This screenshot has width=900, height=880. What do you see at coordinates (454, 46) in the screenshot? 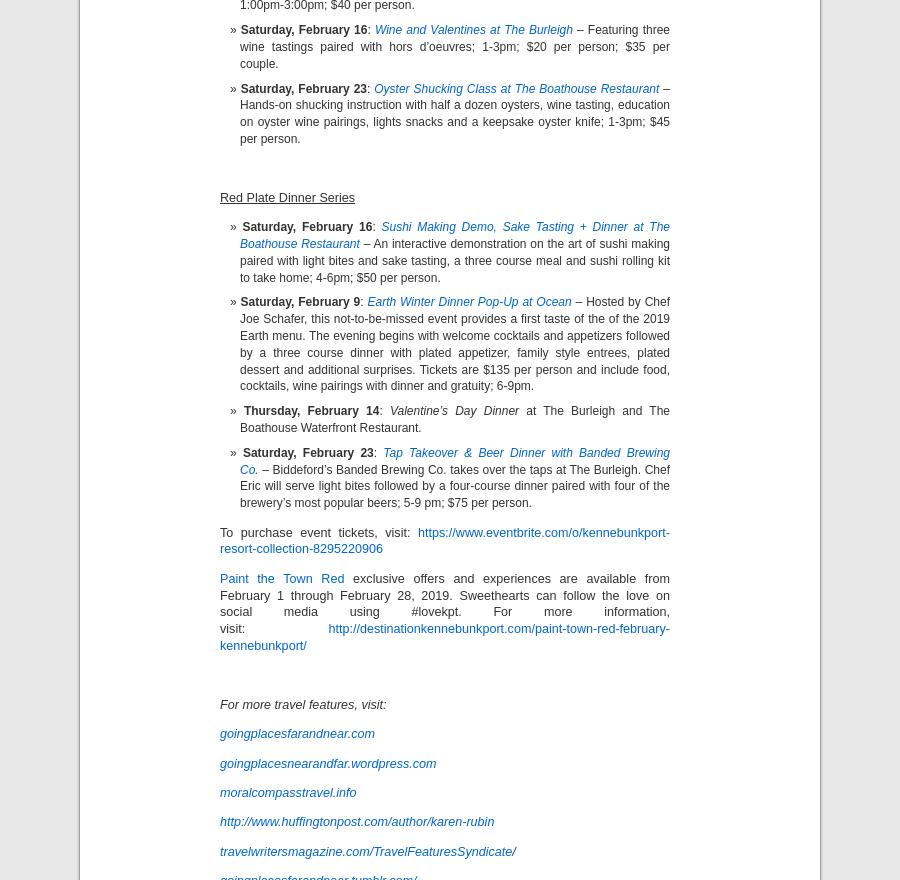
I see `'– Featuring three wine tastings paired with hors d’oeuvres; 1-3pm; $20 per person; $35 per couple.'` at bounding box center [454, 46].